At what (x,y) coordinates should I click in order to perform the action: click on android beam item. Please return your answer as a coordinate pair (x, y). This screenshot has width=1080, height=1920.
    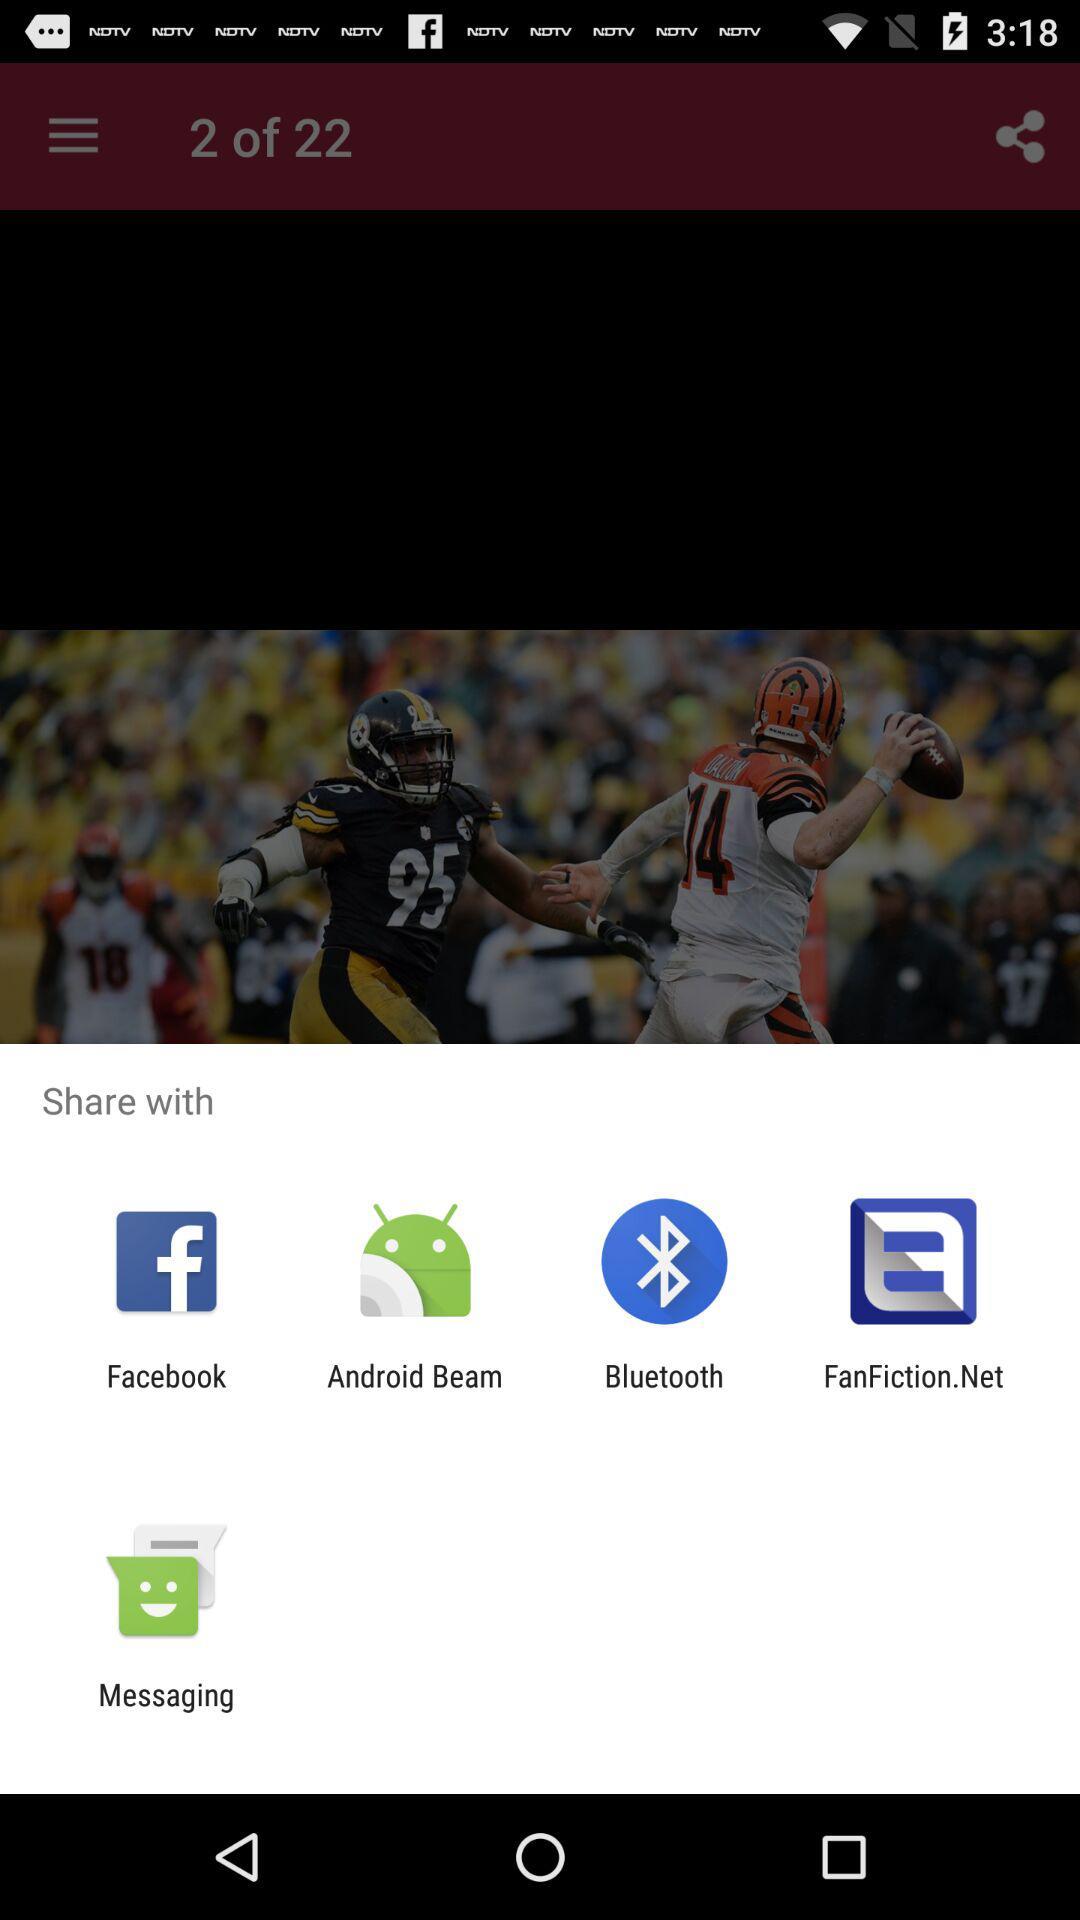
    Looking at the image, I should click on (414, 1392).